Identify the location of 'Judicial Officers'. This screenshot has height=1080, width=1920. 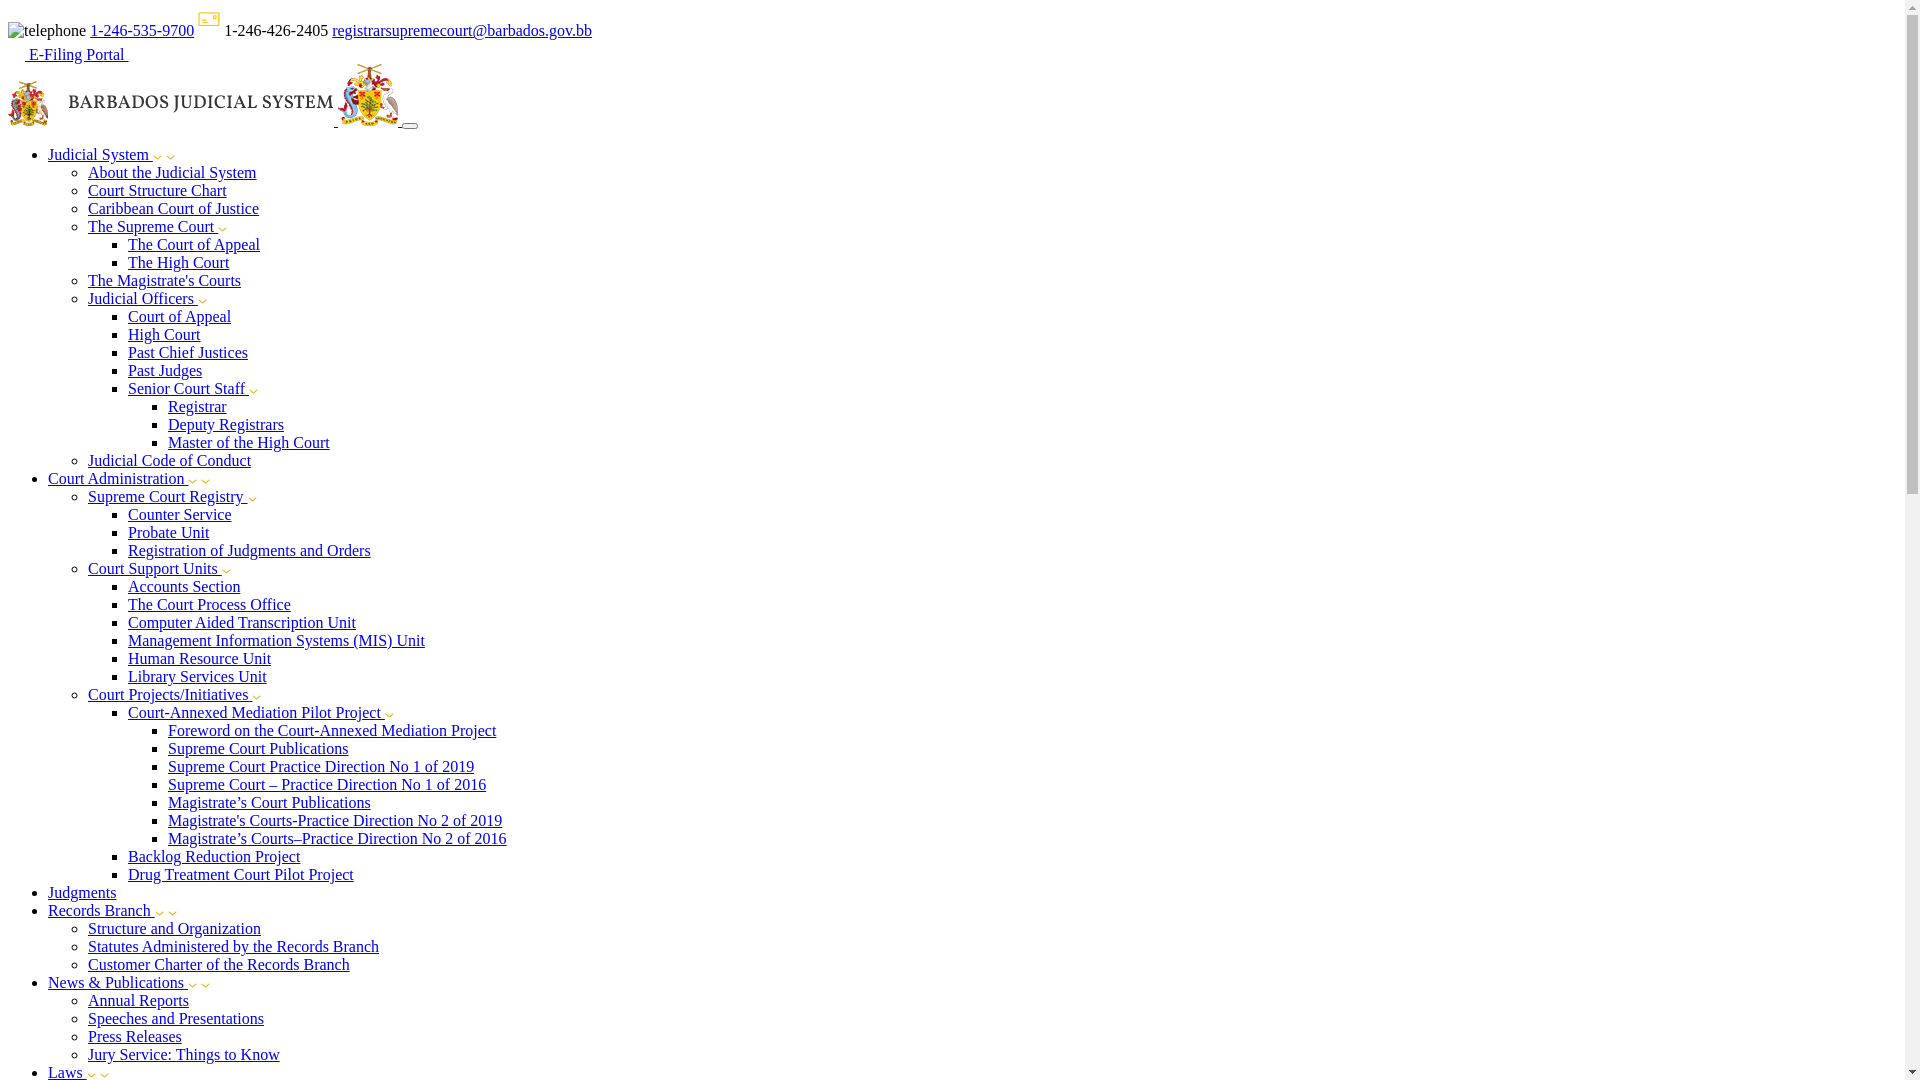
(86, 298).